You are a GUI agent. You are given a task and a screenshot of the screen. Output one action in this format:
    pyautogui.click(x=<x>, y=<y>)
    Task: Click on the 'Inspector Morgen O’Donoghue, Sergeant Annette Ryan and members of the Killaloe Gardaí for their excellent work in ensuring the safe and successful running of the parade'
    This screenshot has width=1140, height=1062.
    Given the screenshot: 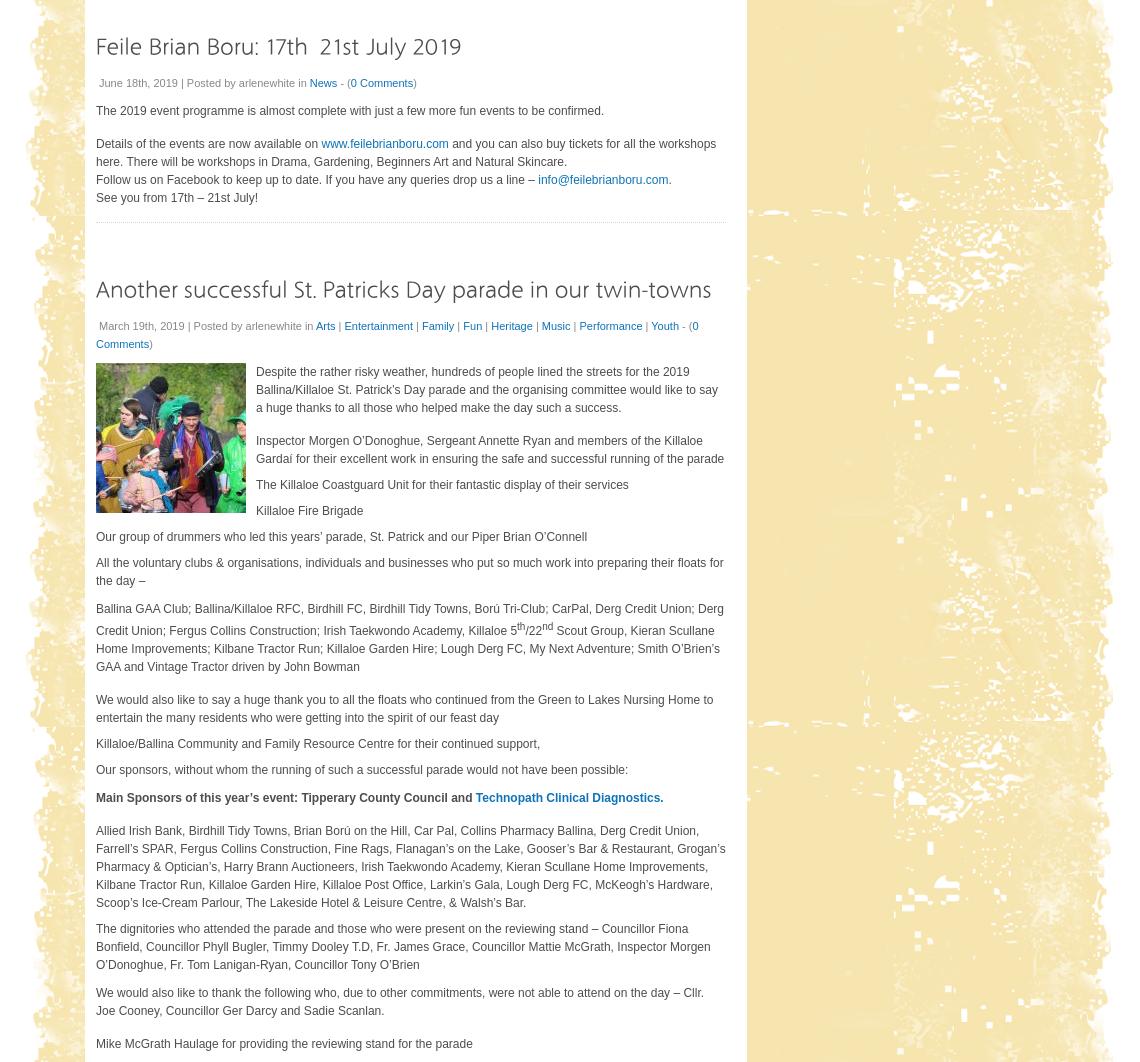 What is the action you would take?
    pyautogui.click(x=489, y=448)
    